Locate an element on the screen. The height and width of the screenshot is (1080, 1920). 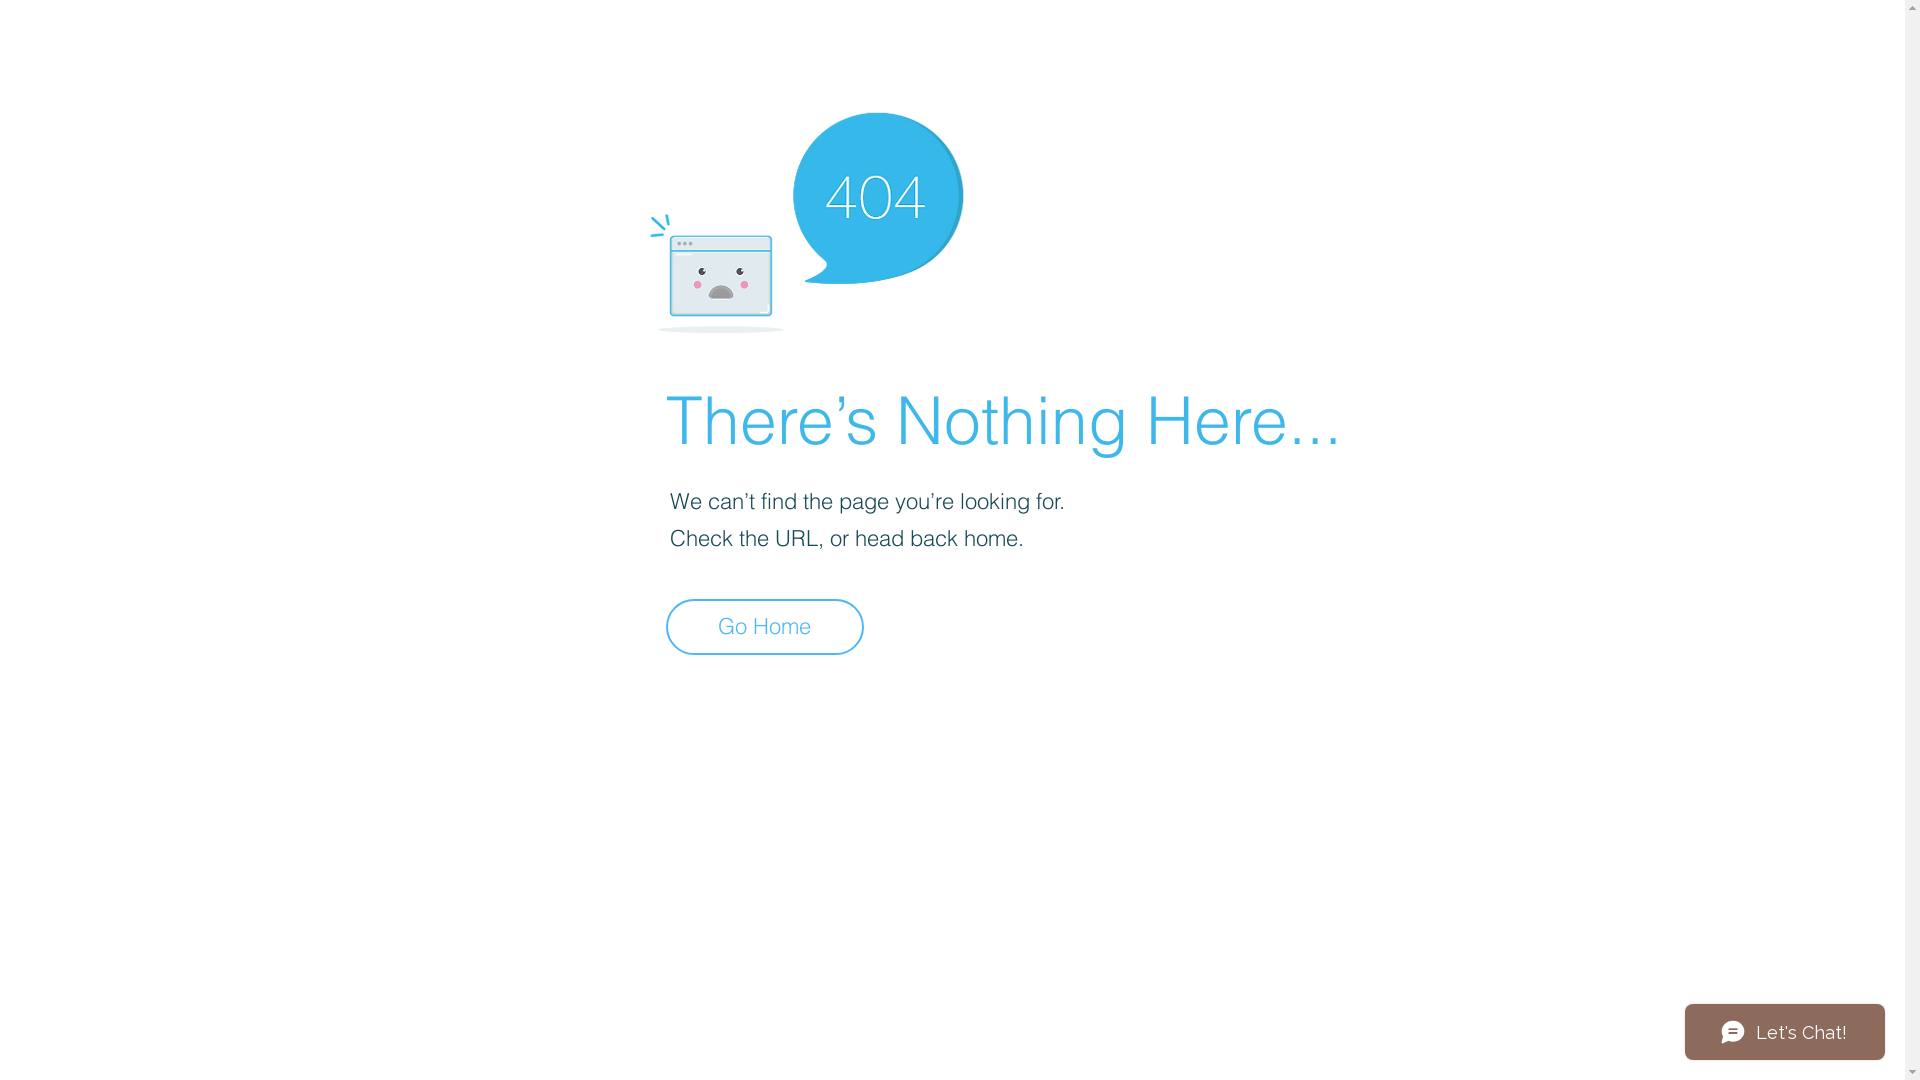
'Go Home' is located at coordinates (763, 626).